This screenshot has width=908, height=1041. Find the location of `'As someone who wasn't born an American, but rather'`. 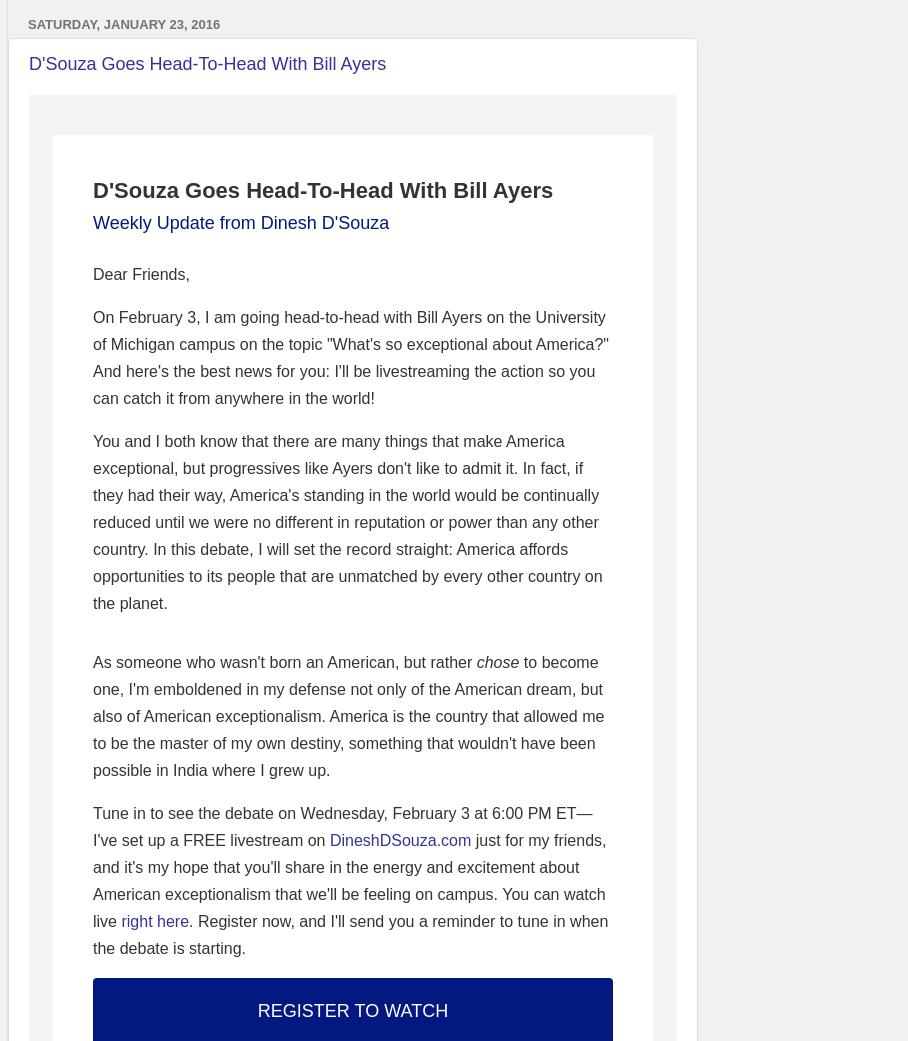

'As someone who wasn't born an American, but rather' is located at coordinates (284, 661).